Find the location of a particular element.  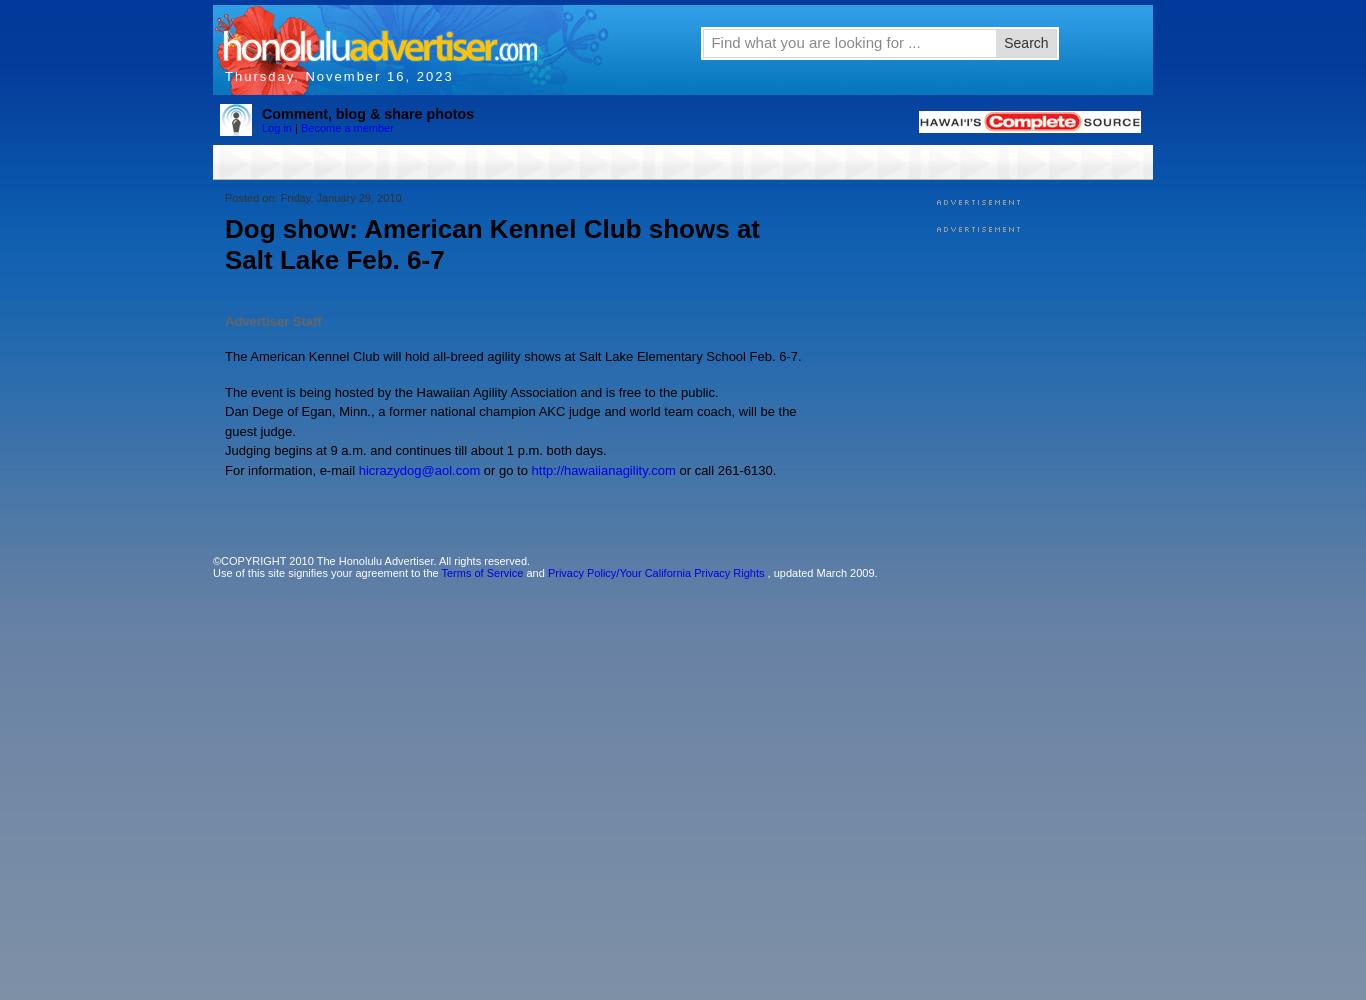

'hicrazydog@aol.com' is located at coordinates (417, 468).